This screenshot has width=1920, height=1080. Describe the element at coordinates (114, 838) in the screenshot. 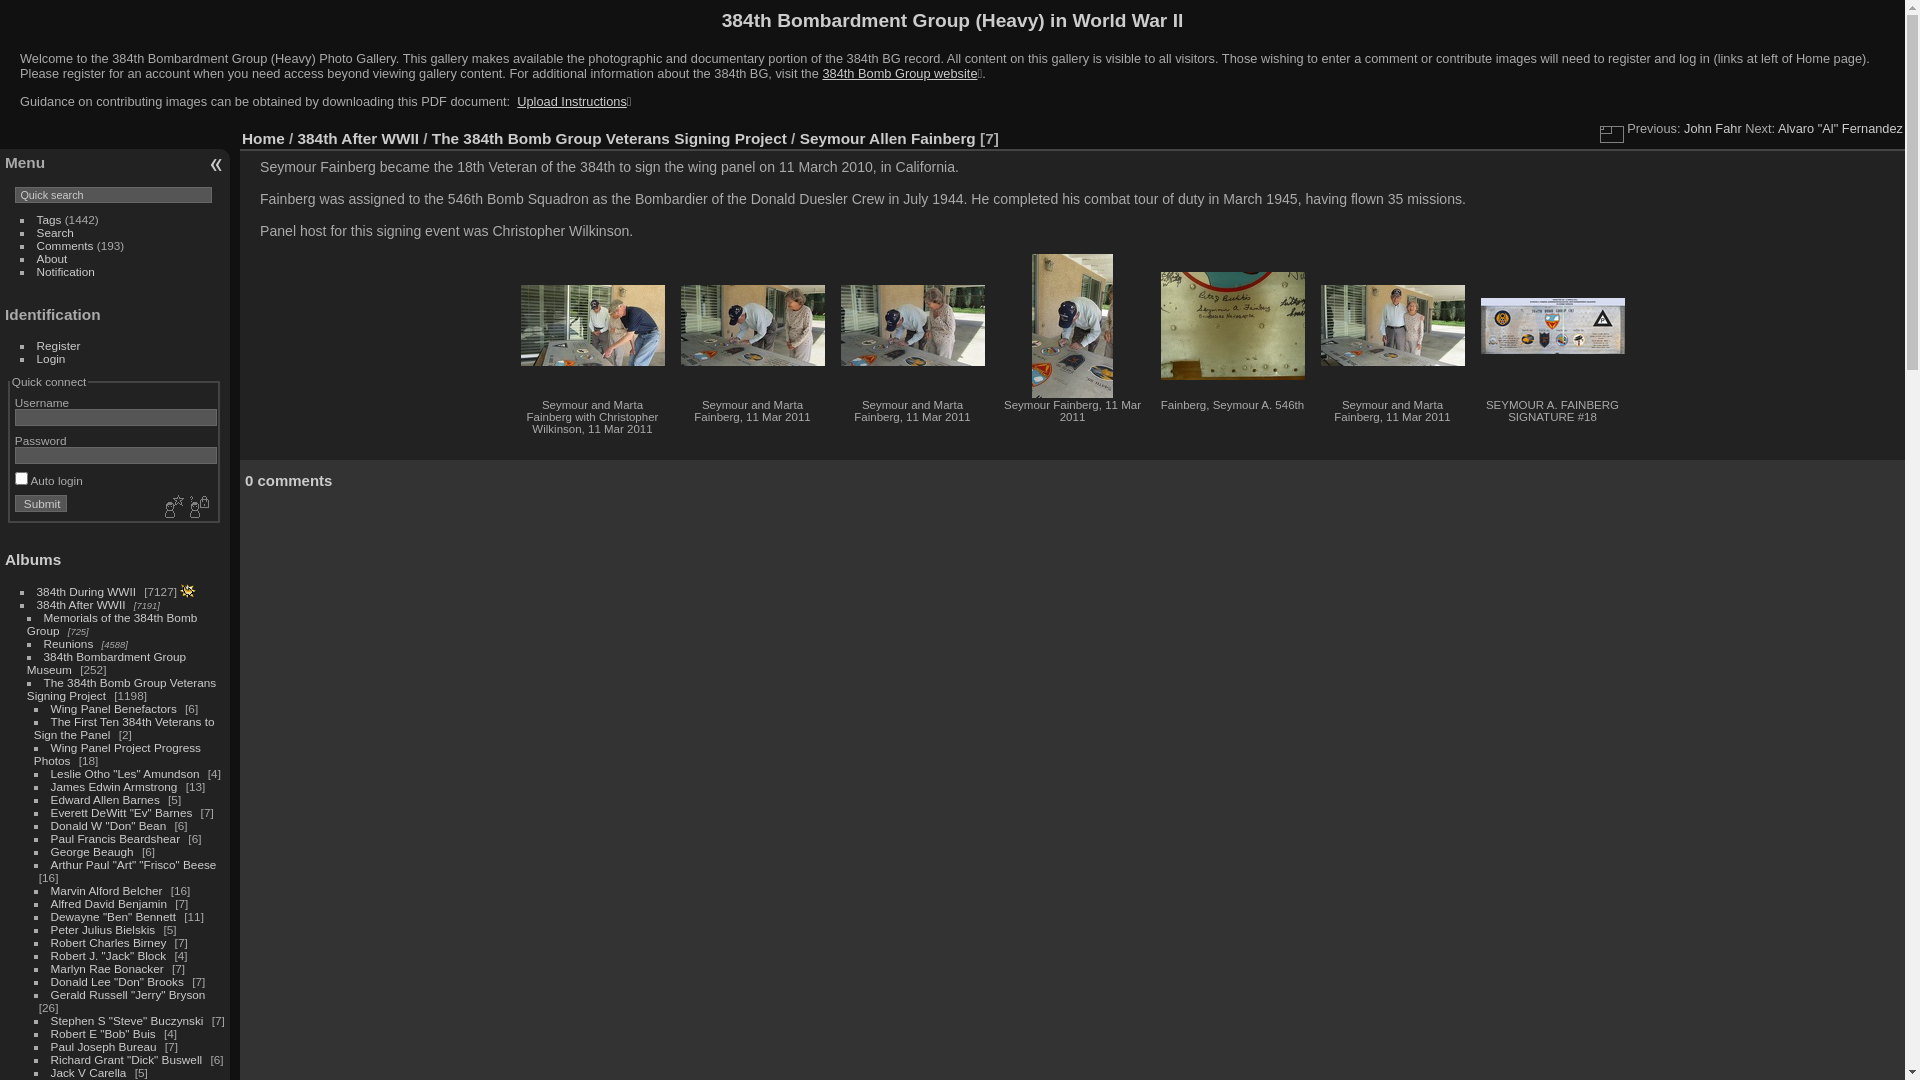

I see `'Paul Francis Beardshear'` at that location.